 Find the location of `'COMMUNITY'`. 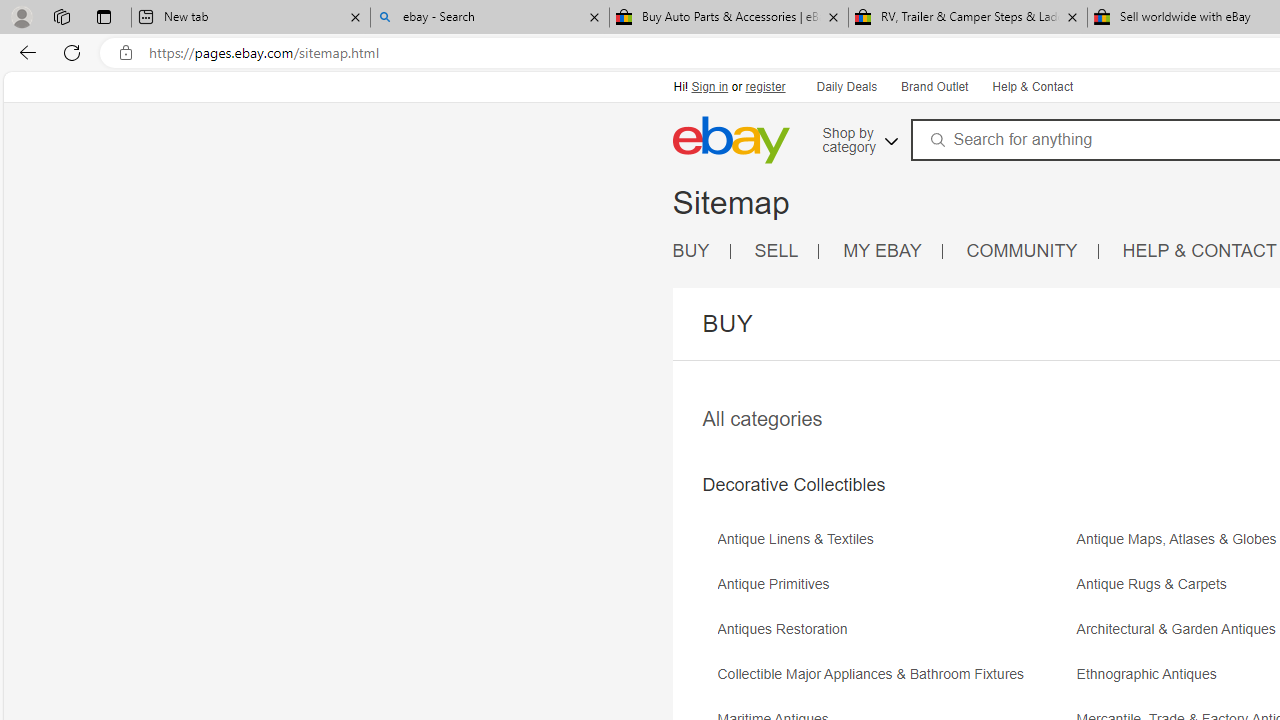

'COMMUNITY' is located at coordinates (1022, 249).